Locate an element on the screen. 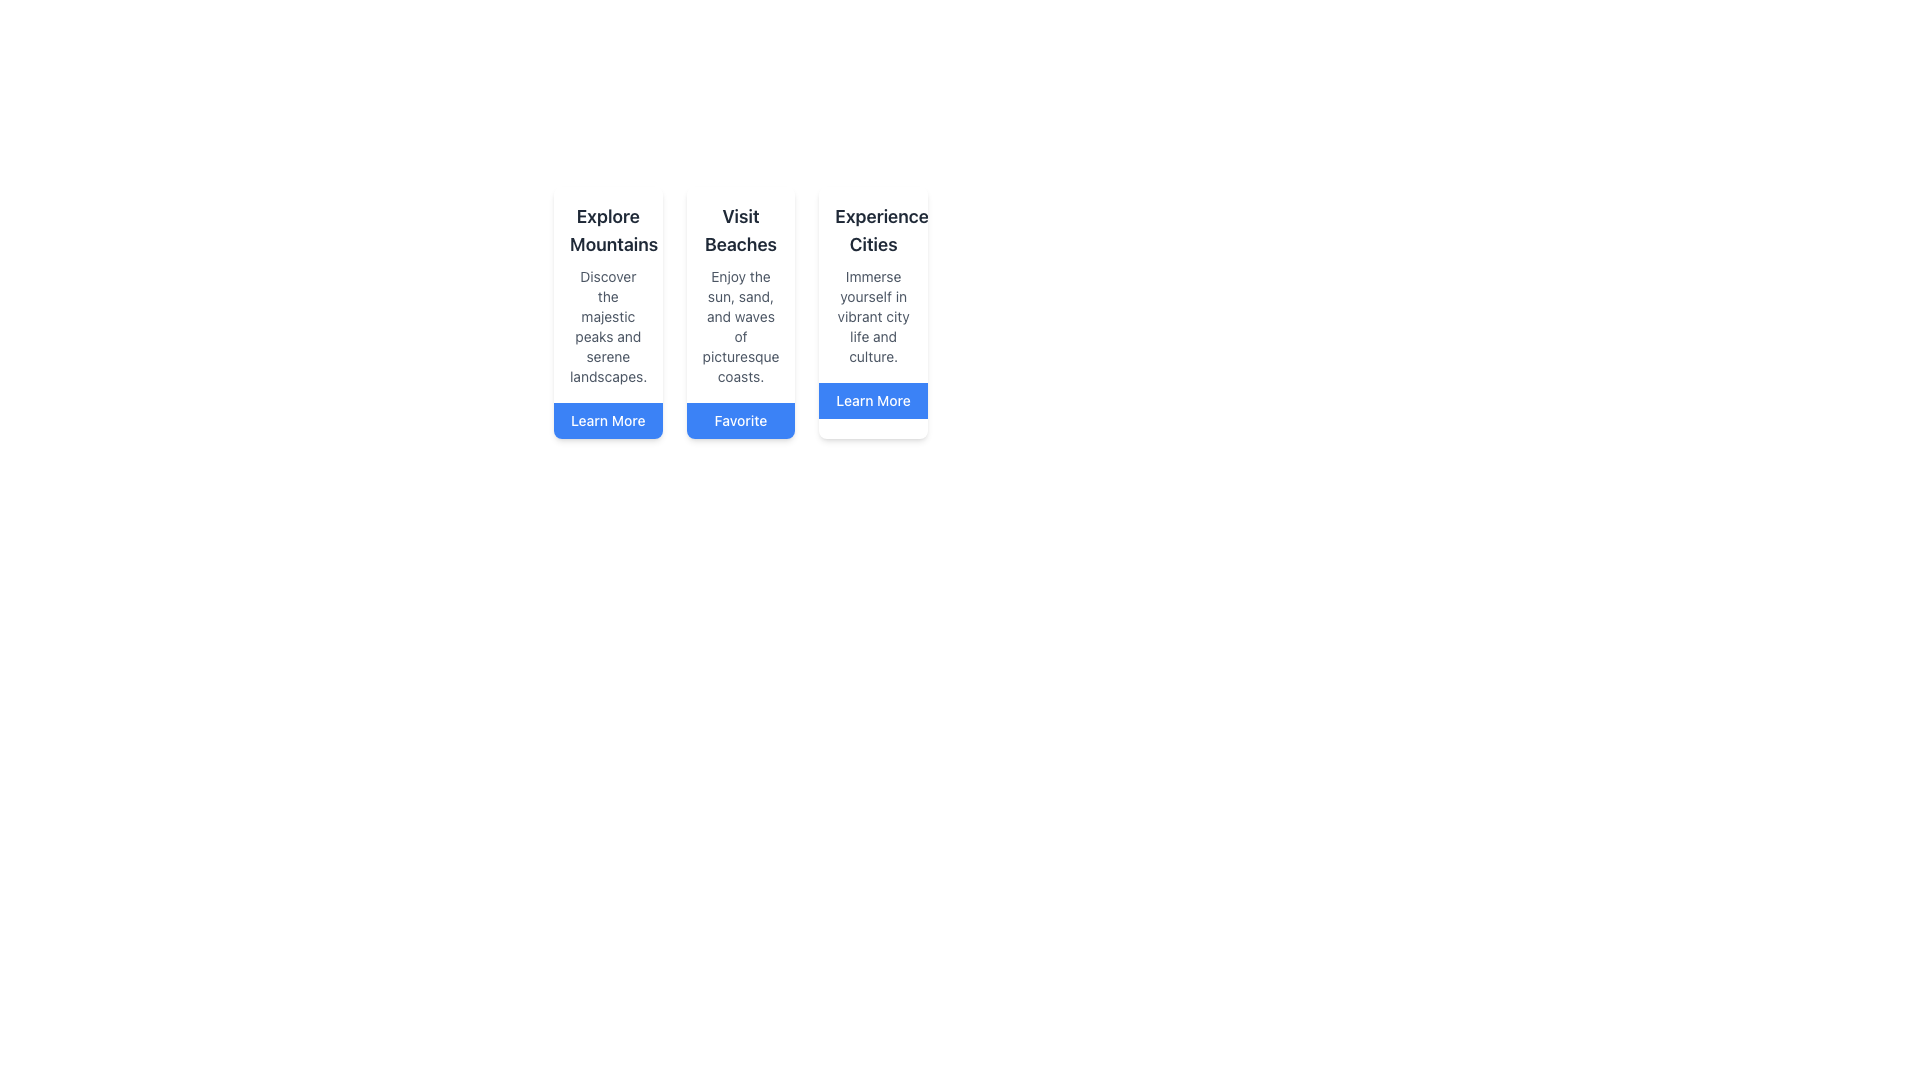  the 'Learn More' button with a blue background located at the bottom of the 'Explore Mountains' card for accessibility interactions is located at coordinates (607, 419).